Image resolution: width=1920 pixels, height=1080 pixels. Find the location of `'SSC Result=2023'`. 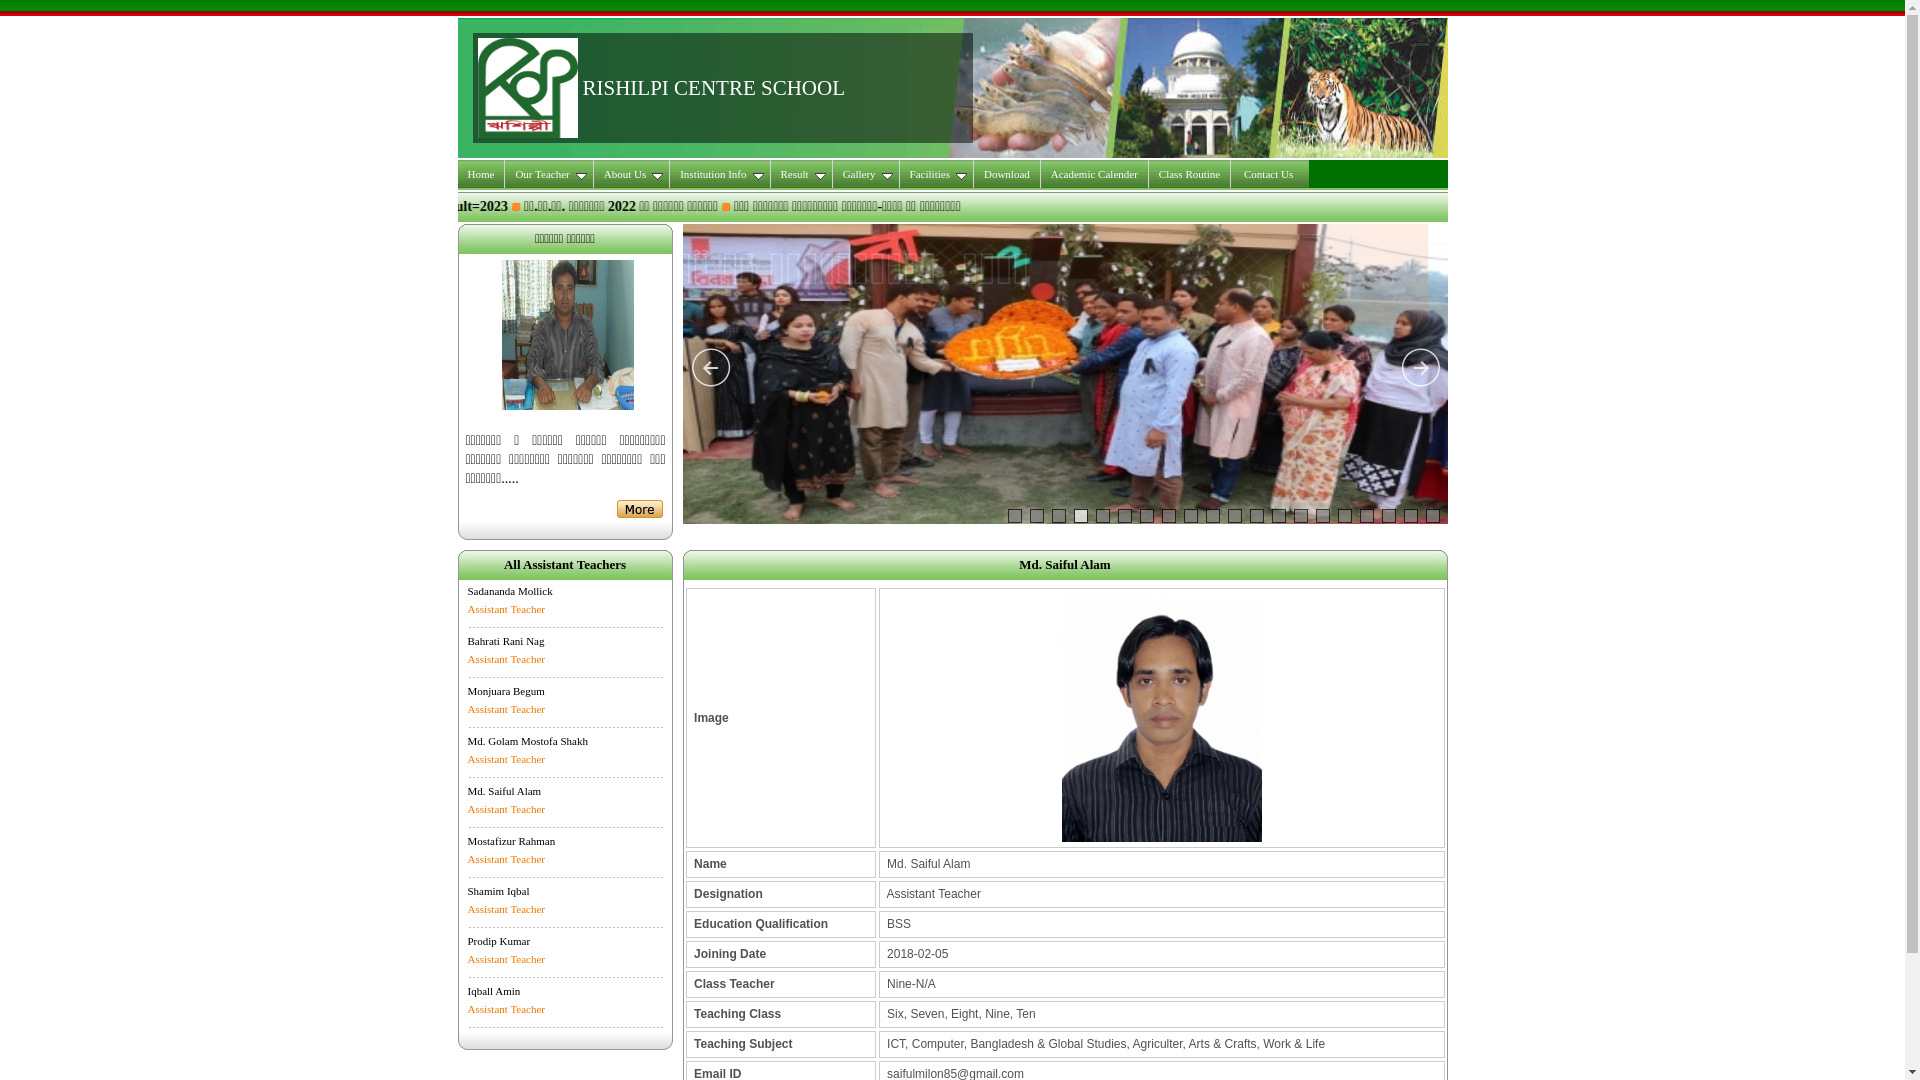

'SSC Result=2023' is located at coordinates (845, 206).